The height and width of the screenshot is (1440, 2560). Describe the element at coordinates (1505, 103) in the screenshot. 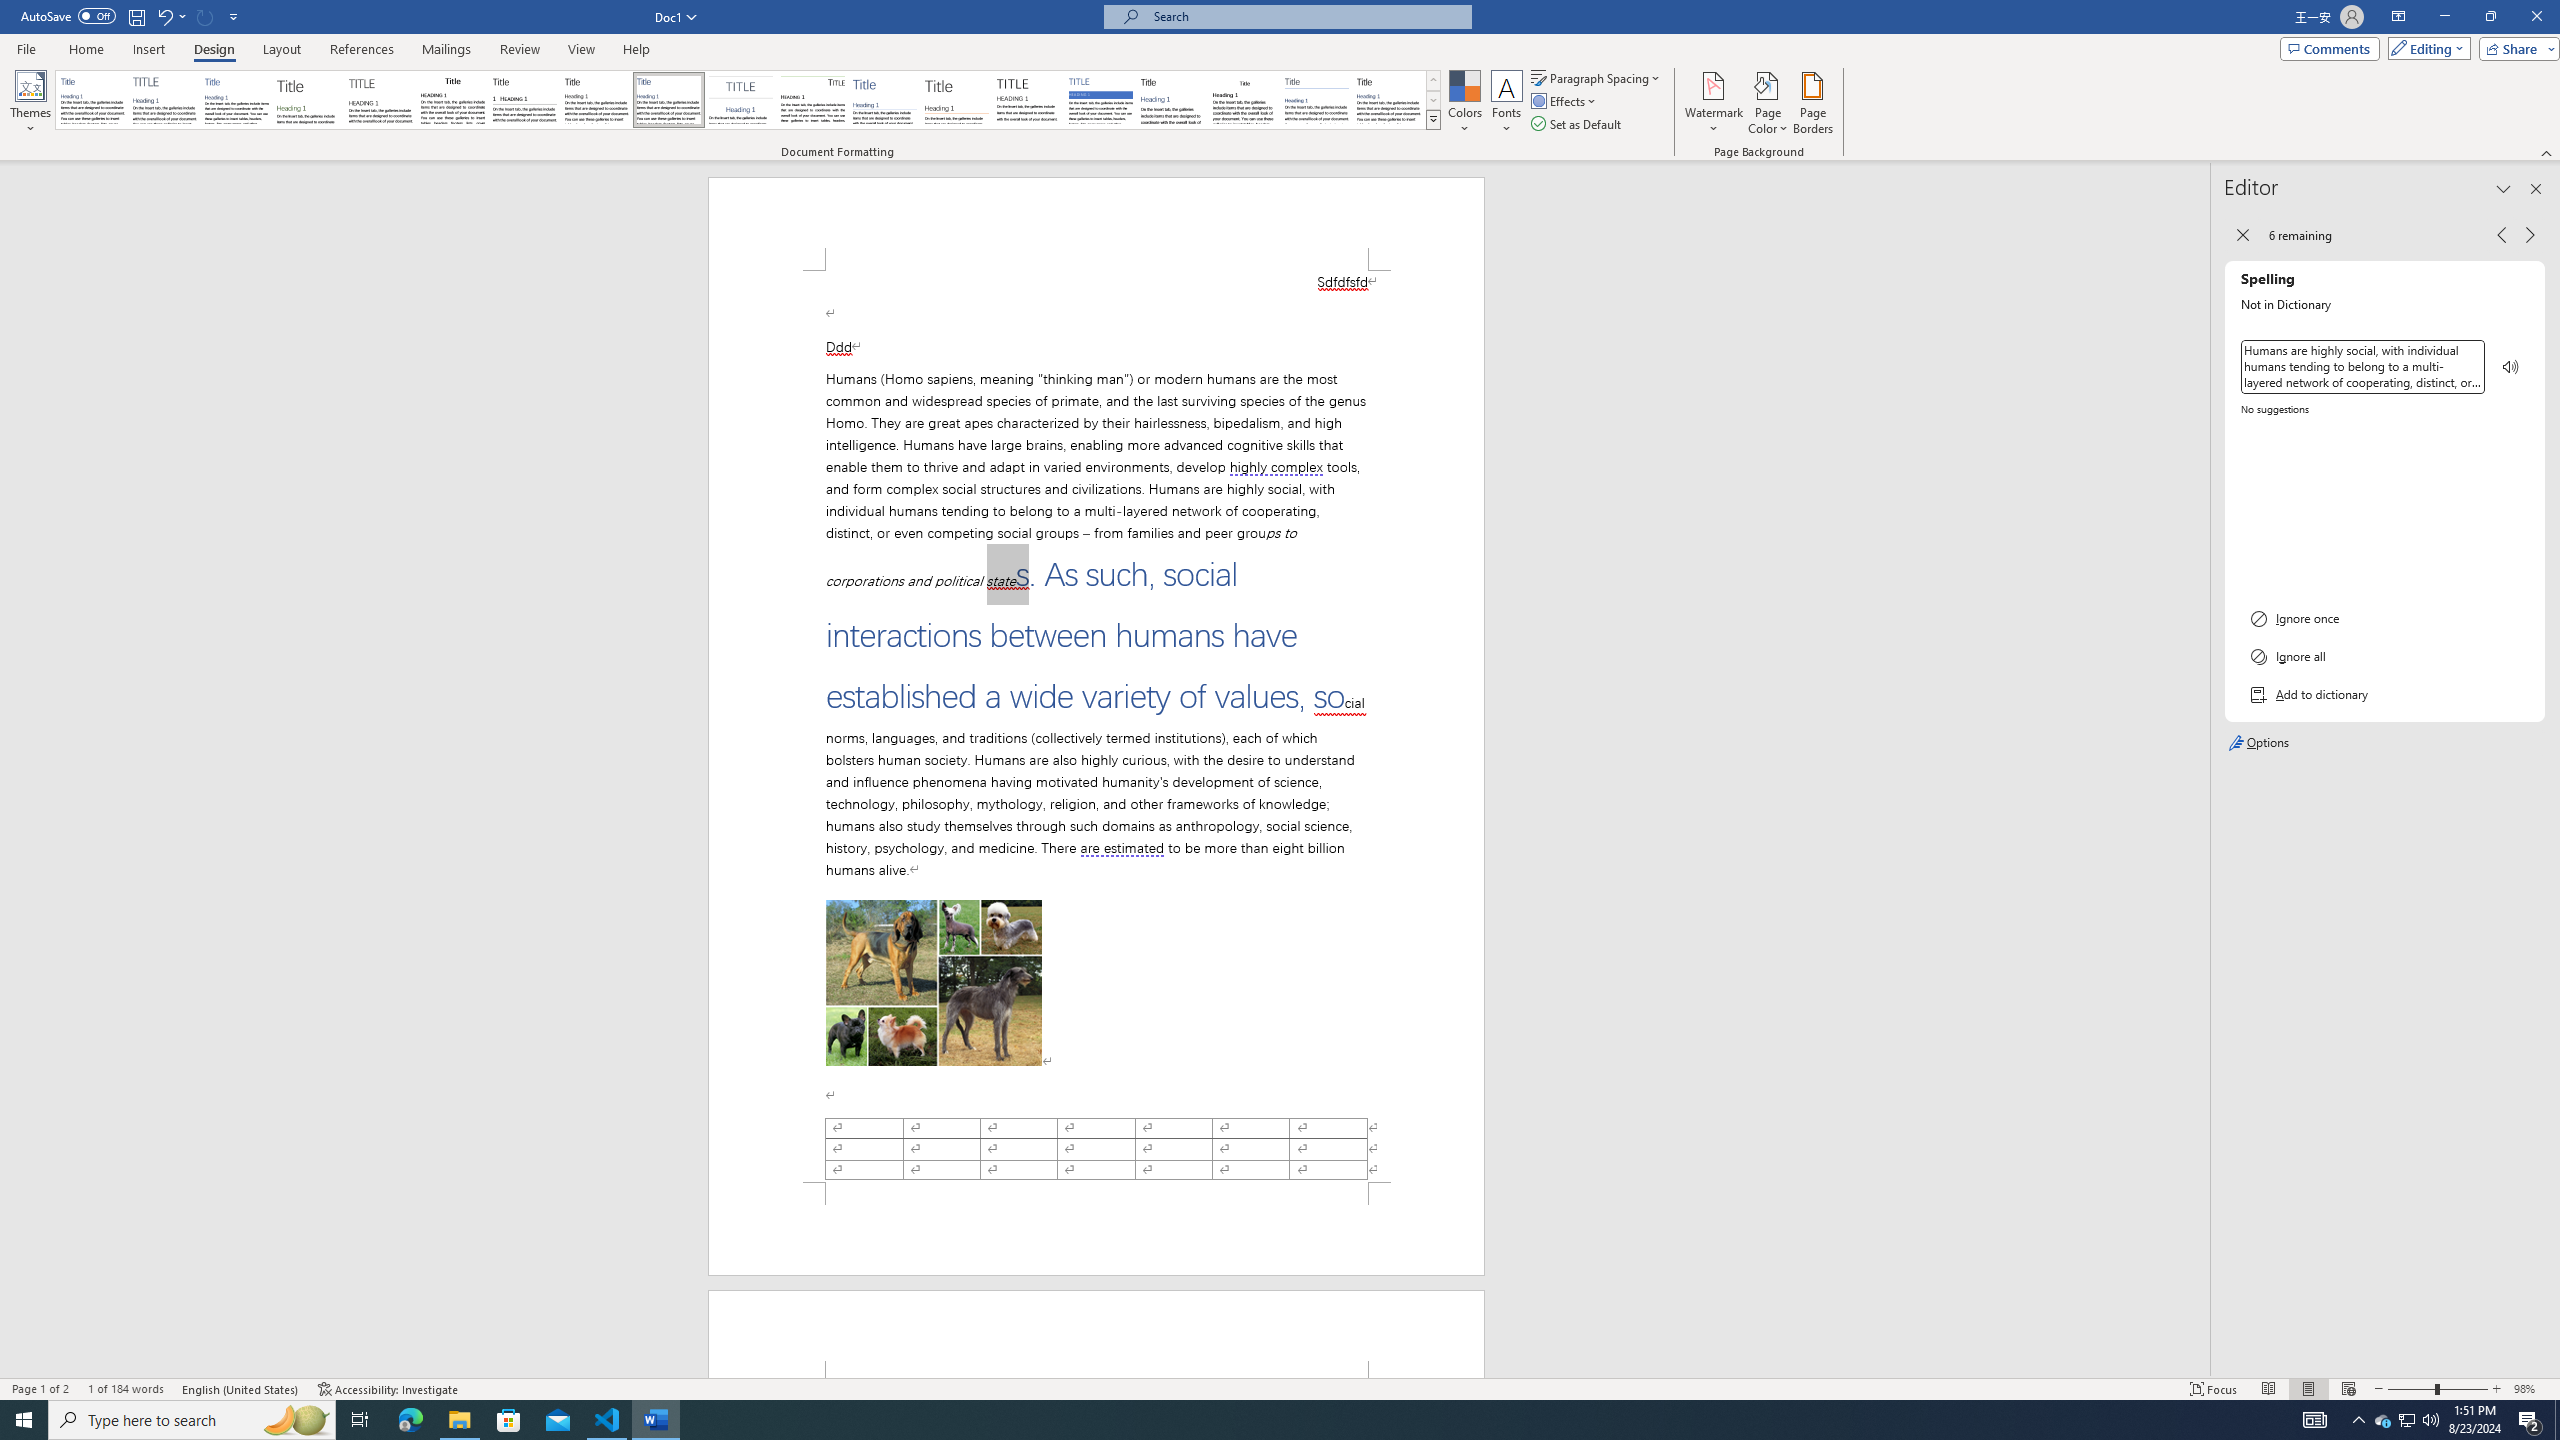

I see `'Fonts'` at that location.